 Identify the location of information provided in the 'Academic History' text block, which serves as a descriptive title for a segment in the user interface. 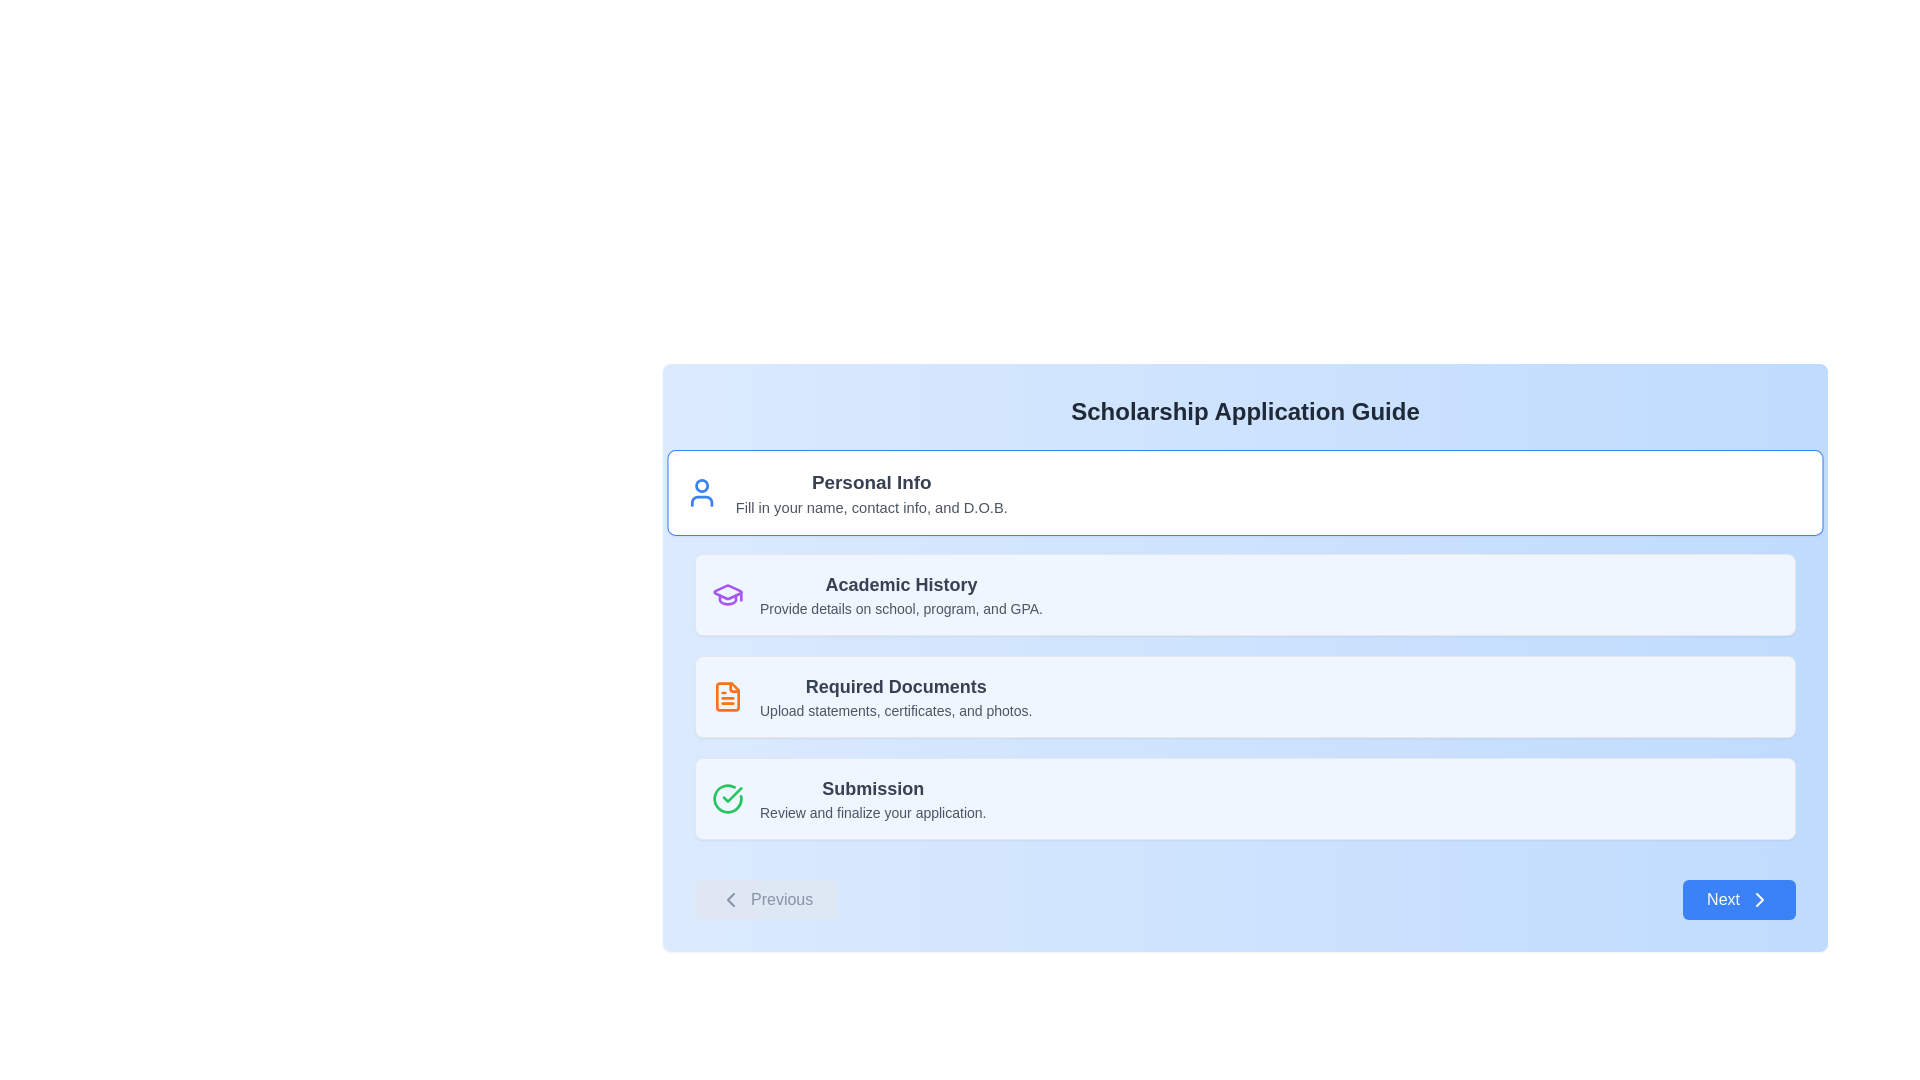
(900, 593).